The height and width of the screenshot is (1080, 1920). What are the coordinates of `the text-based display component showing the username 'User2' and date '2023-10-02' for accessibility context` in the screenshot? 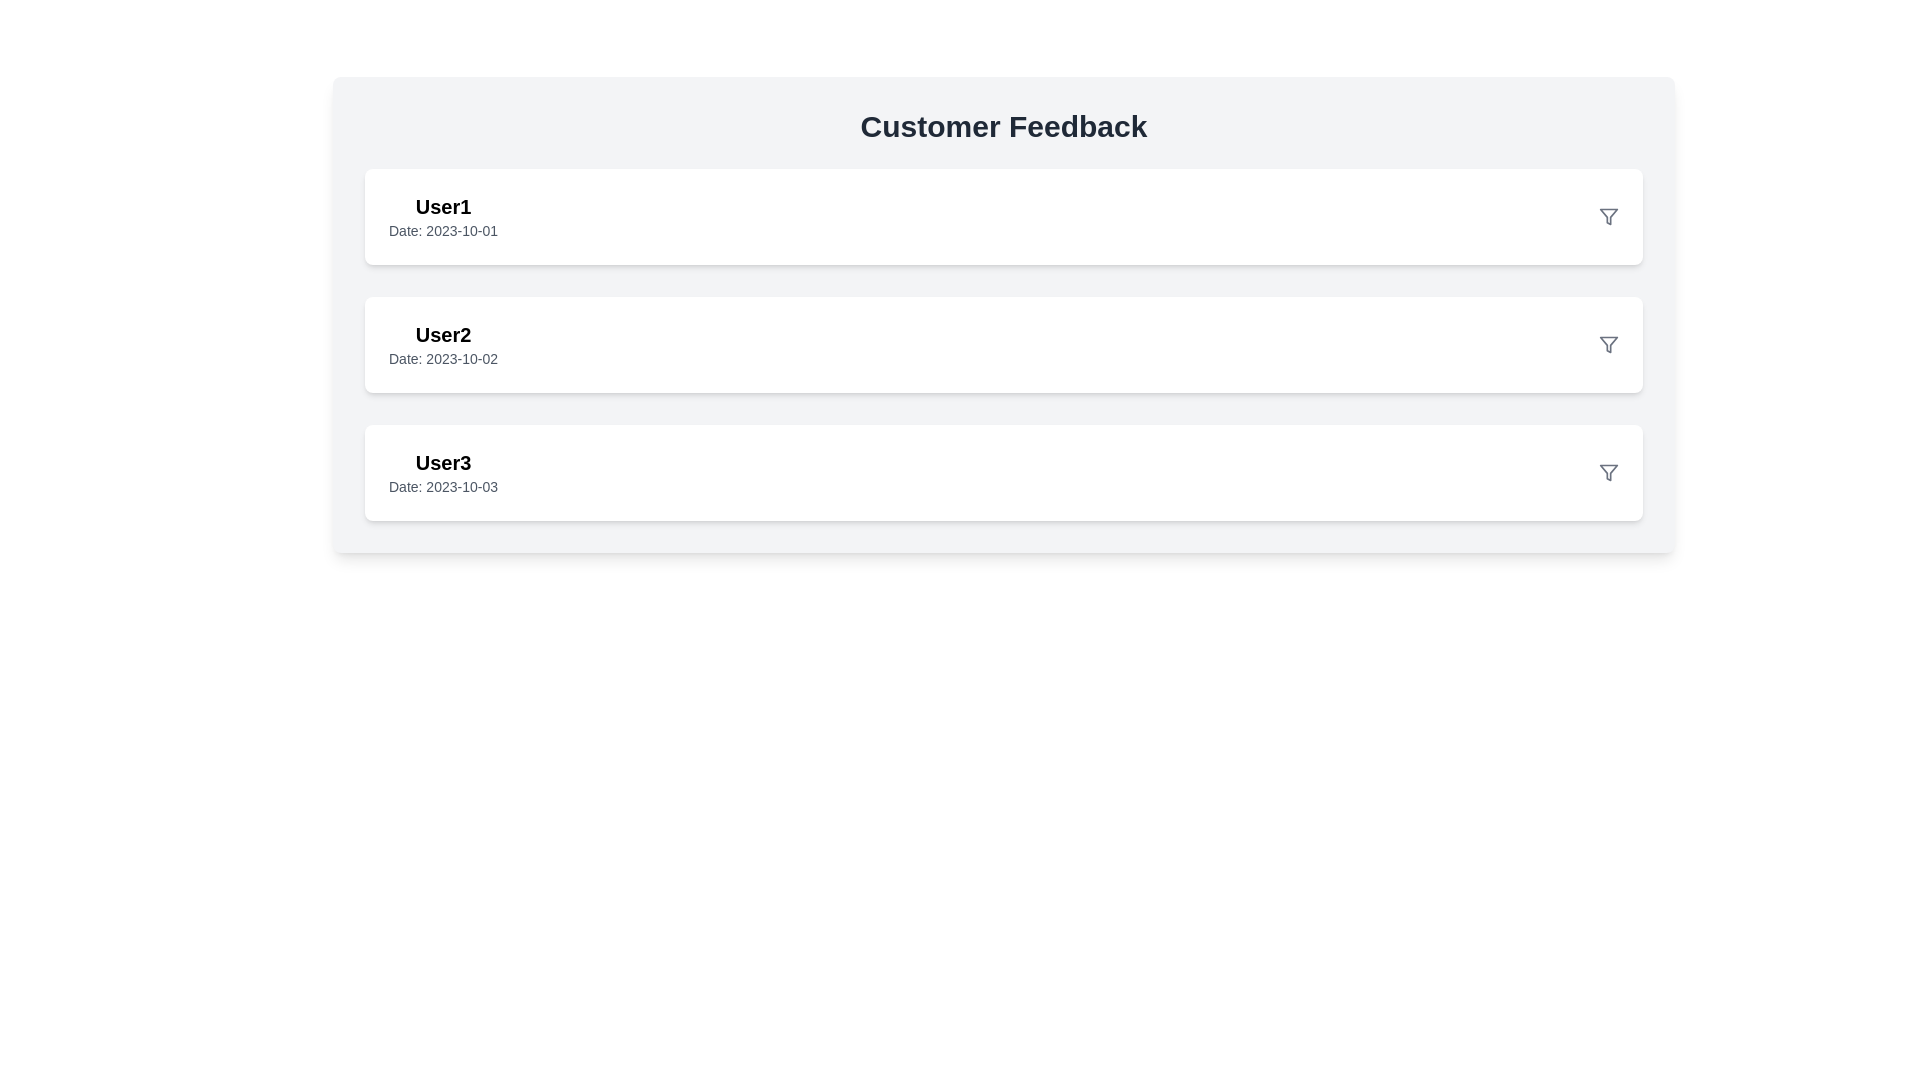 It's located at (442, 343).